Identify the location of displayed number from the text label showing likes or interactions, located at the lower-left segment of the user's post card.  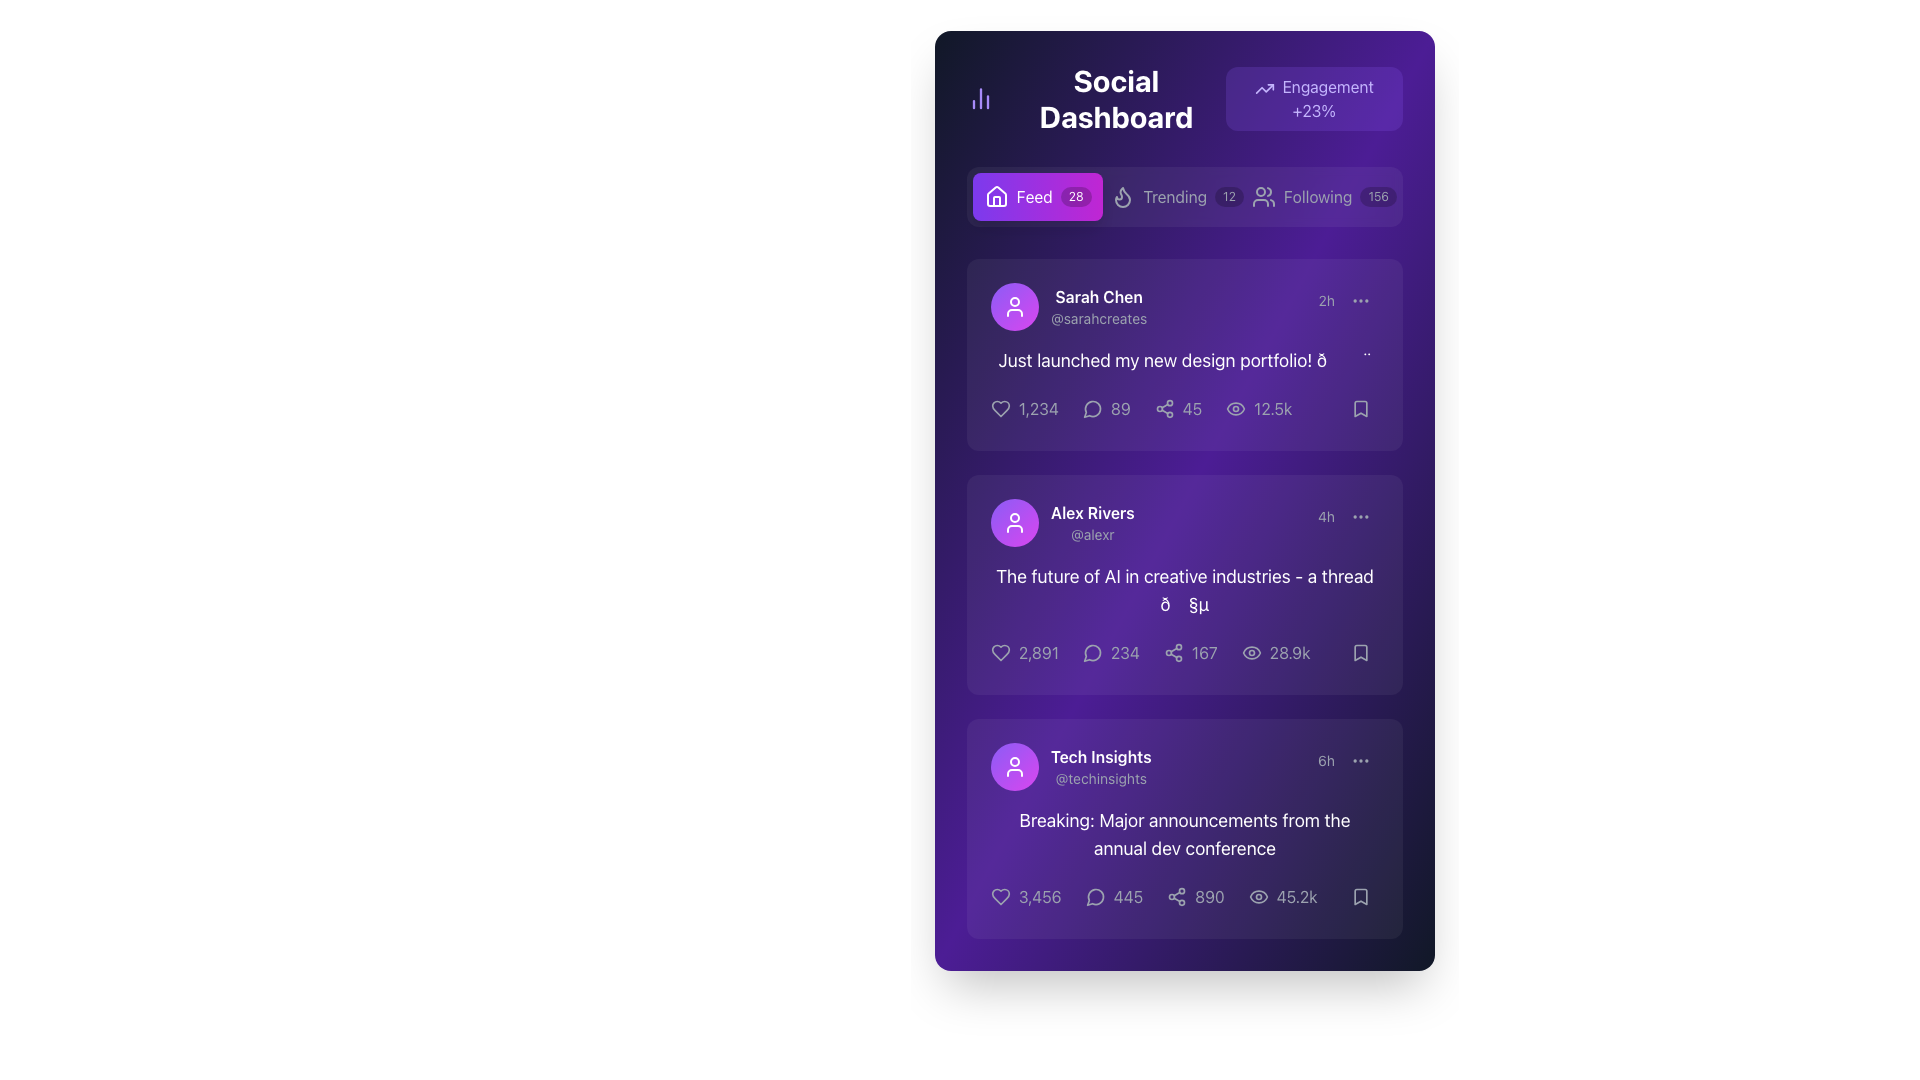
(1038, 652).